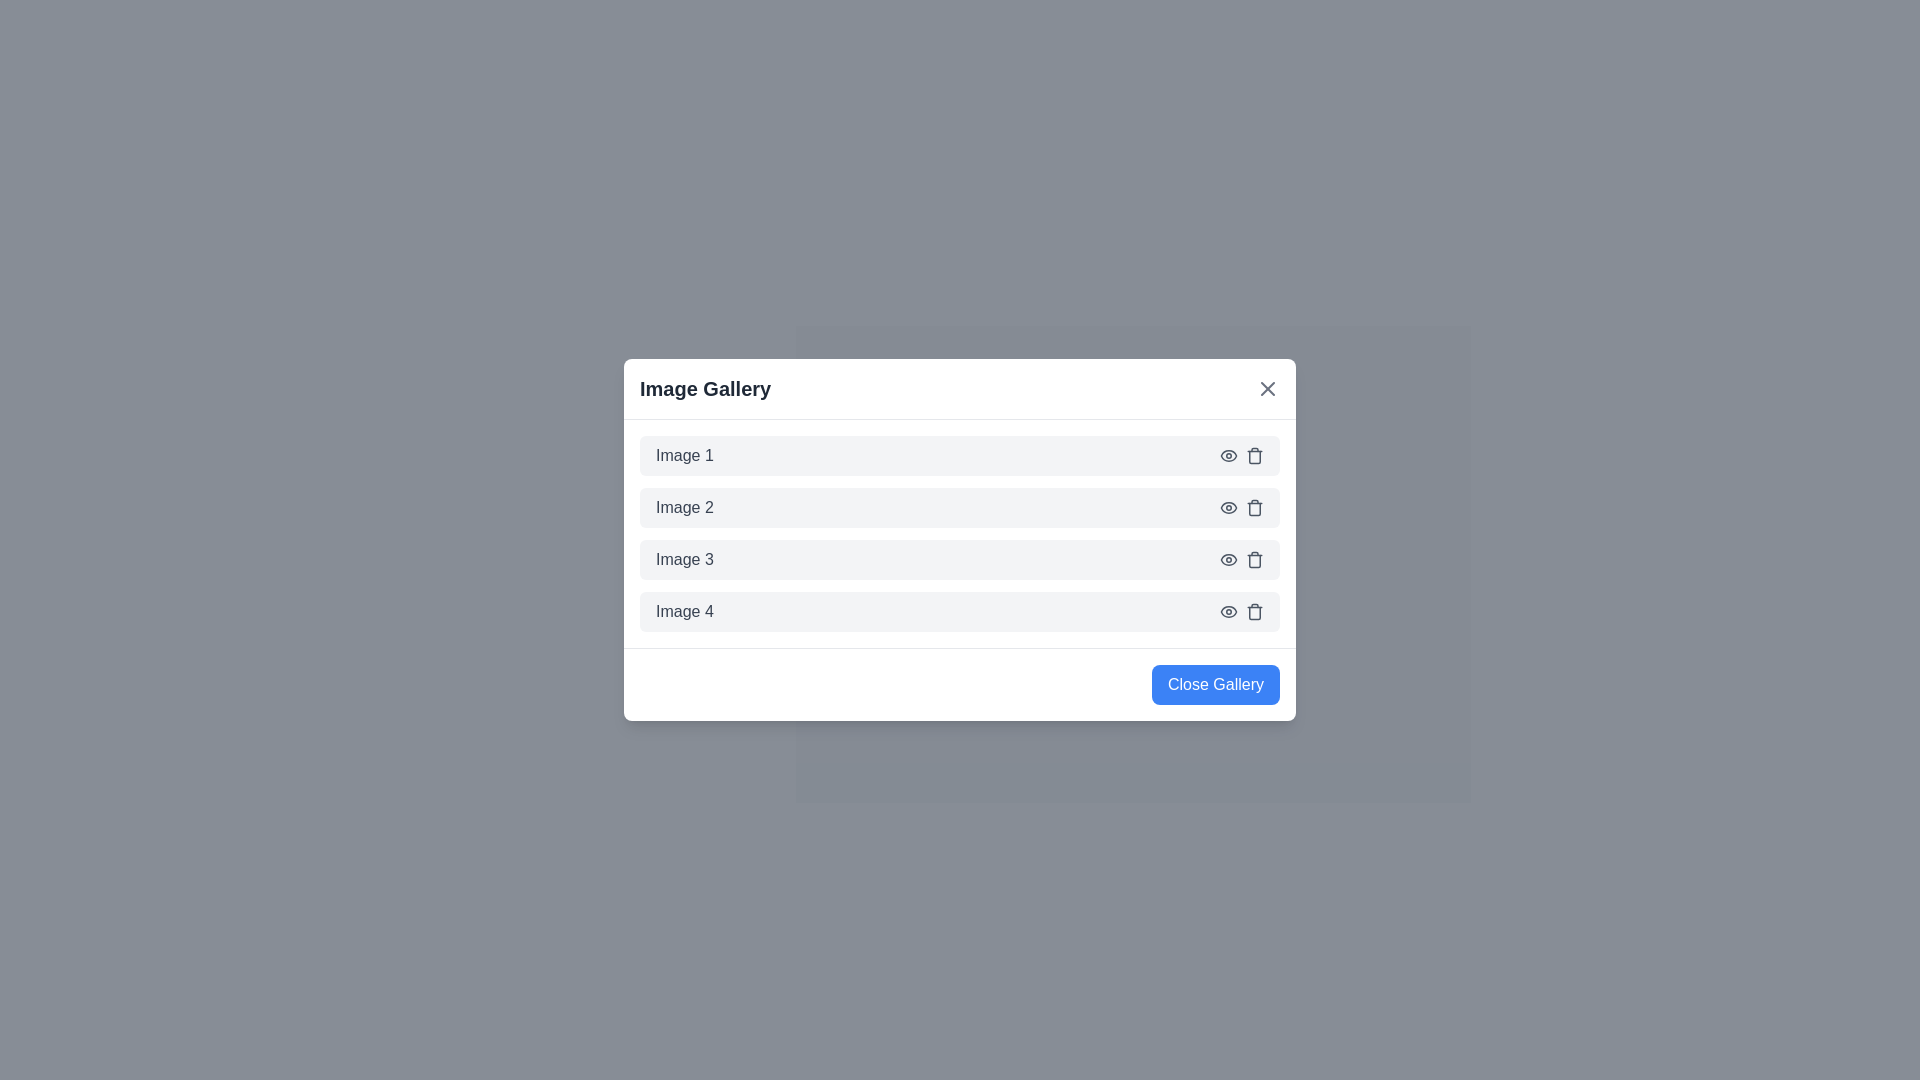  I want to click on the list item labeled 'Image 1' in the 'Image Gallery' modal, so click(960, 455).